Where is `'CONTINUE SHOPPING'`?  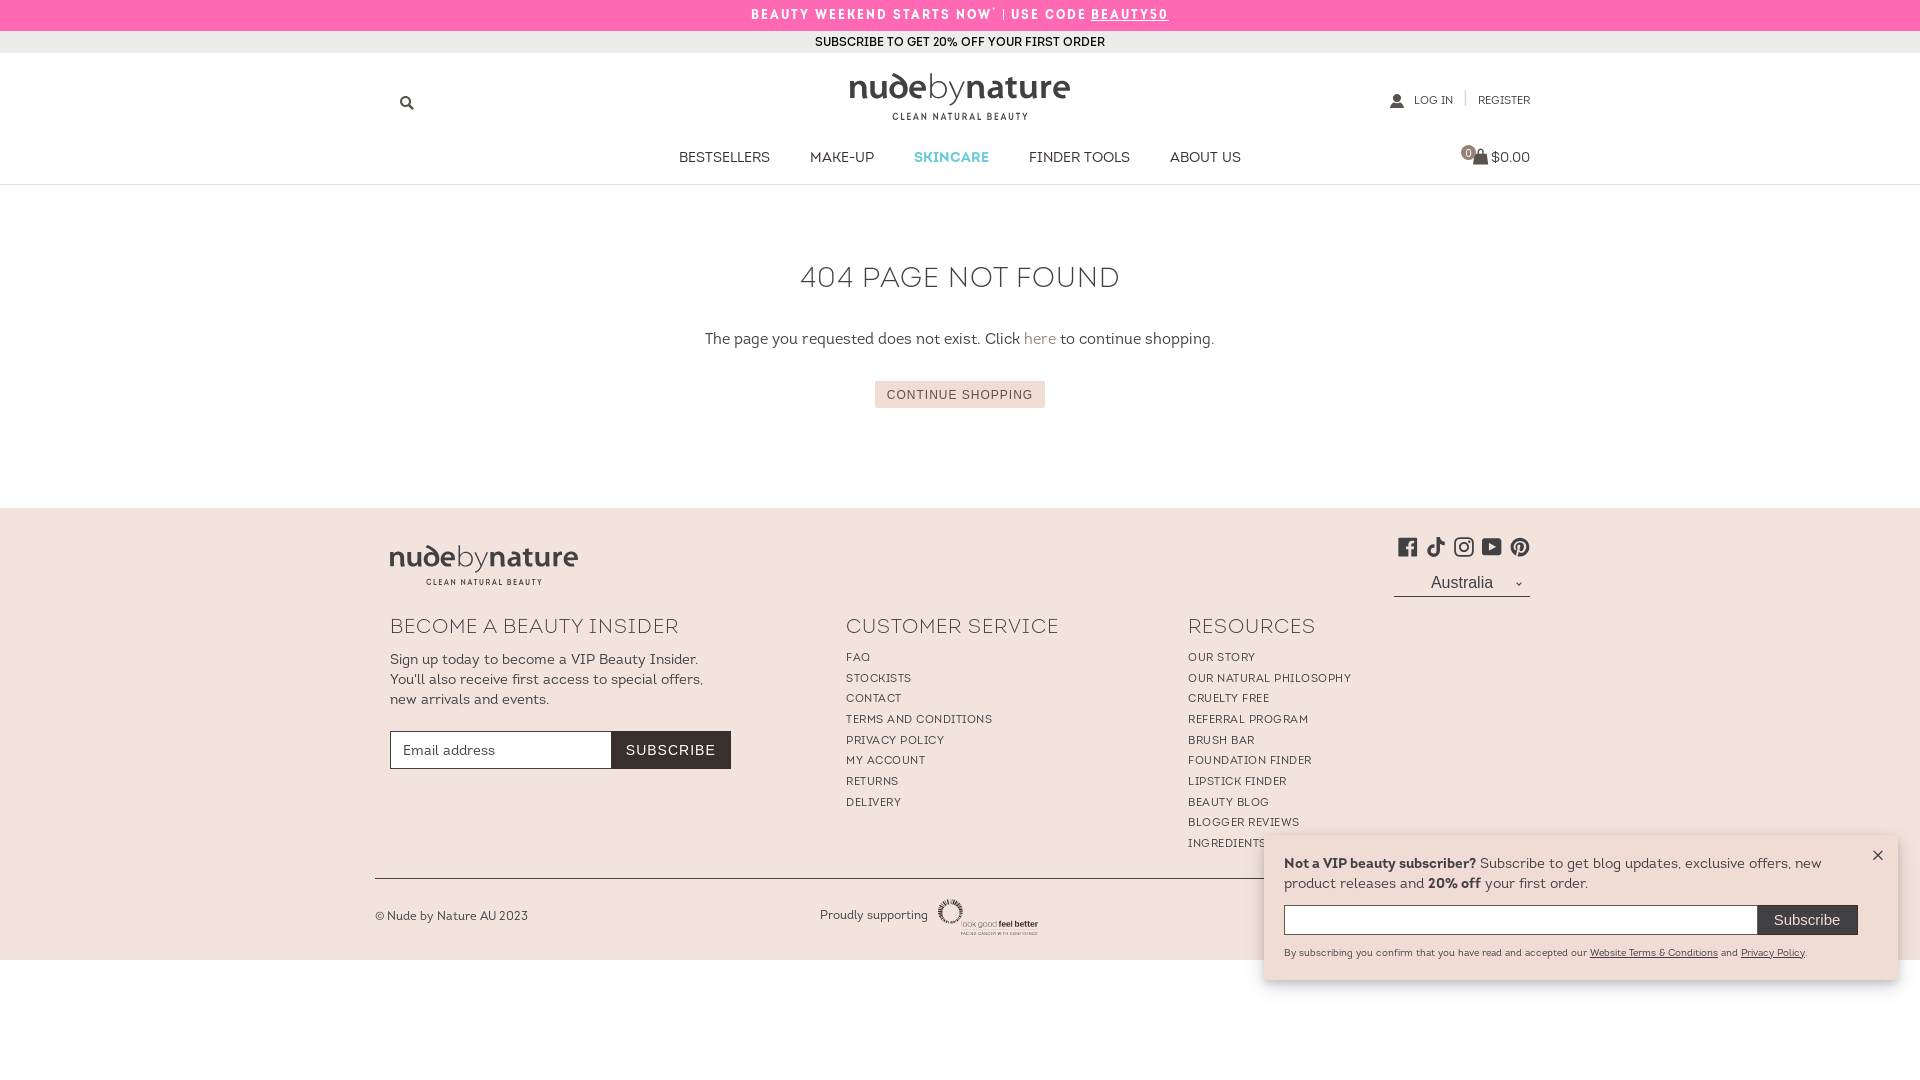 'CONTINUE SHOPPING' is located at coordinates (960, 394).